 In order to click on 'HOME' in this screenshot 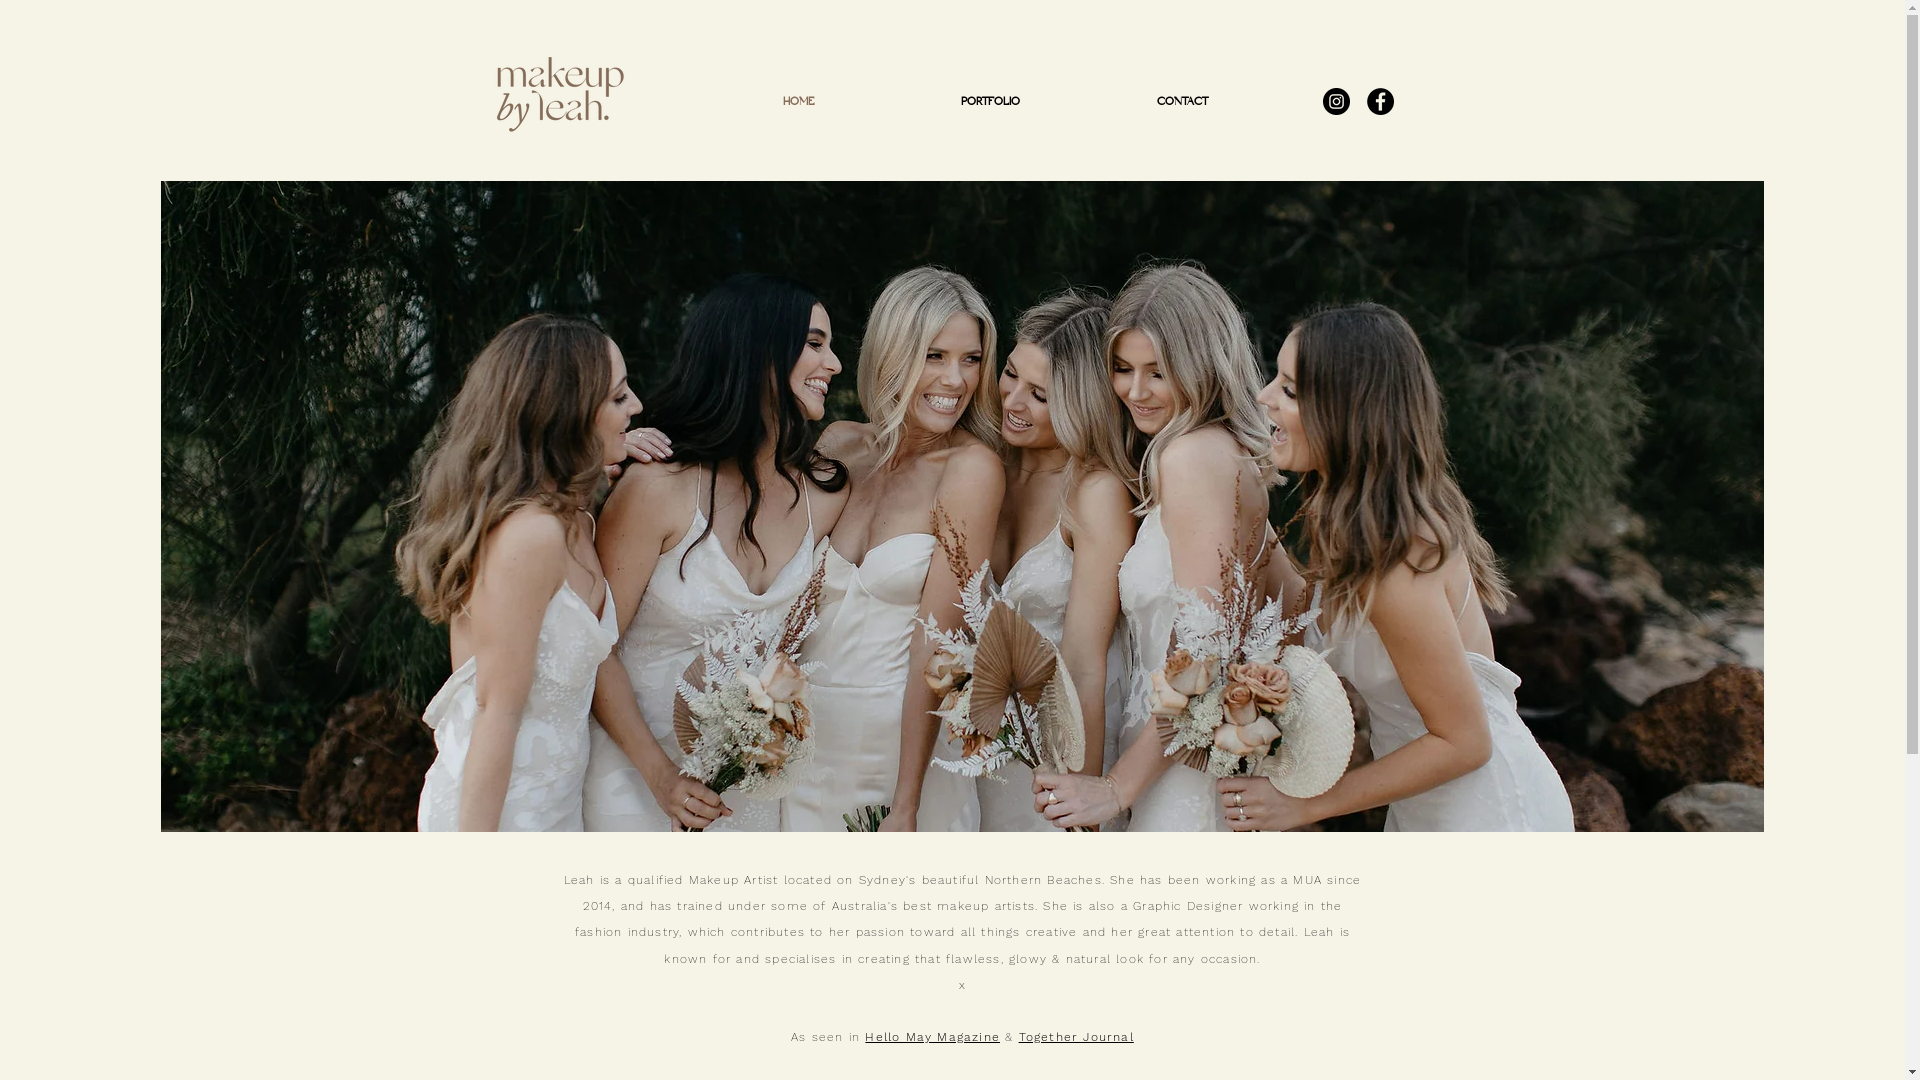, I will do `click(796, 101)`.